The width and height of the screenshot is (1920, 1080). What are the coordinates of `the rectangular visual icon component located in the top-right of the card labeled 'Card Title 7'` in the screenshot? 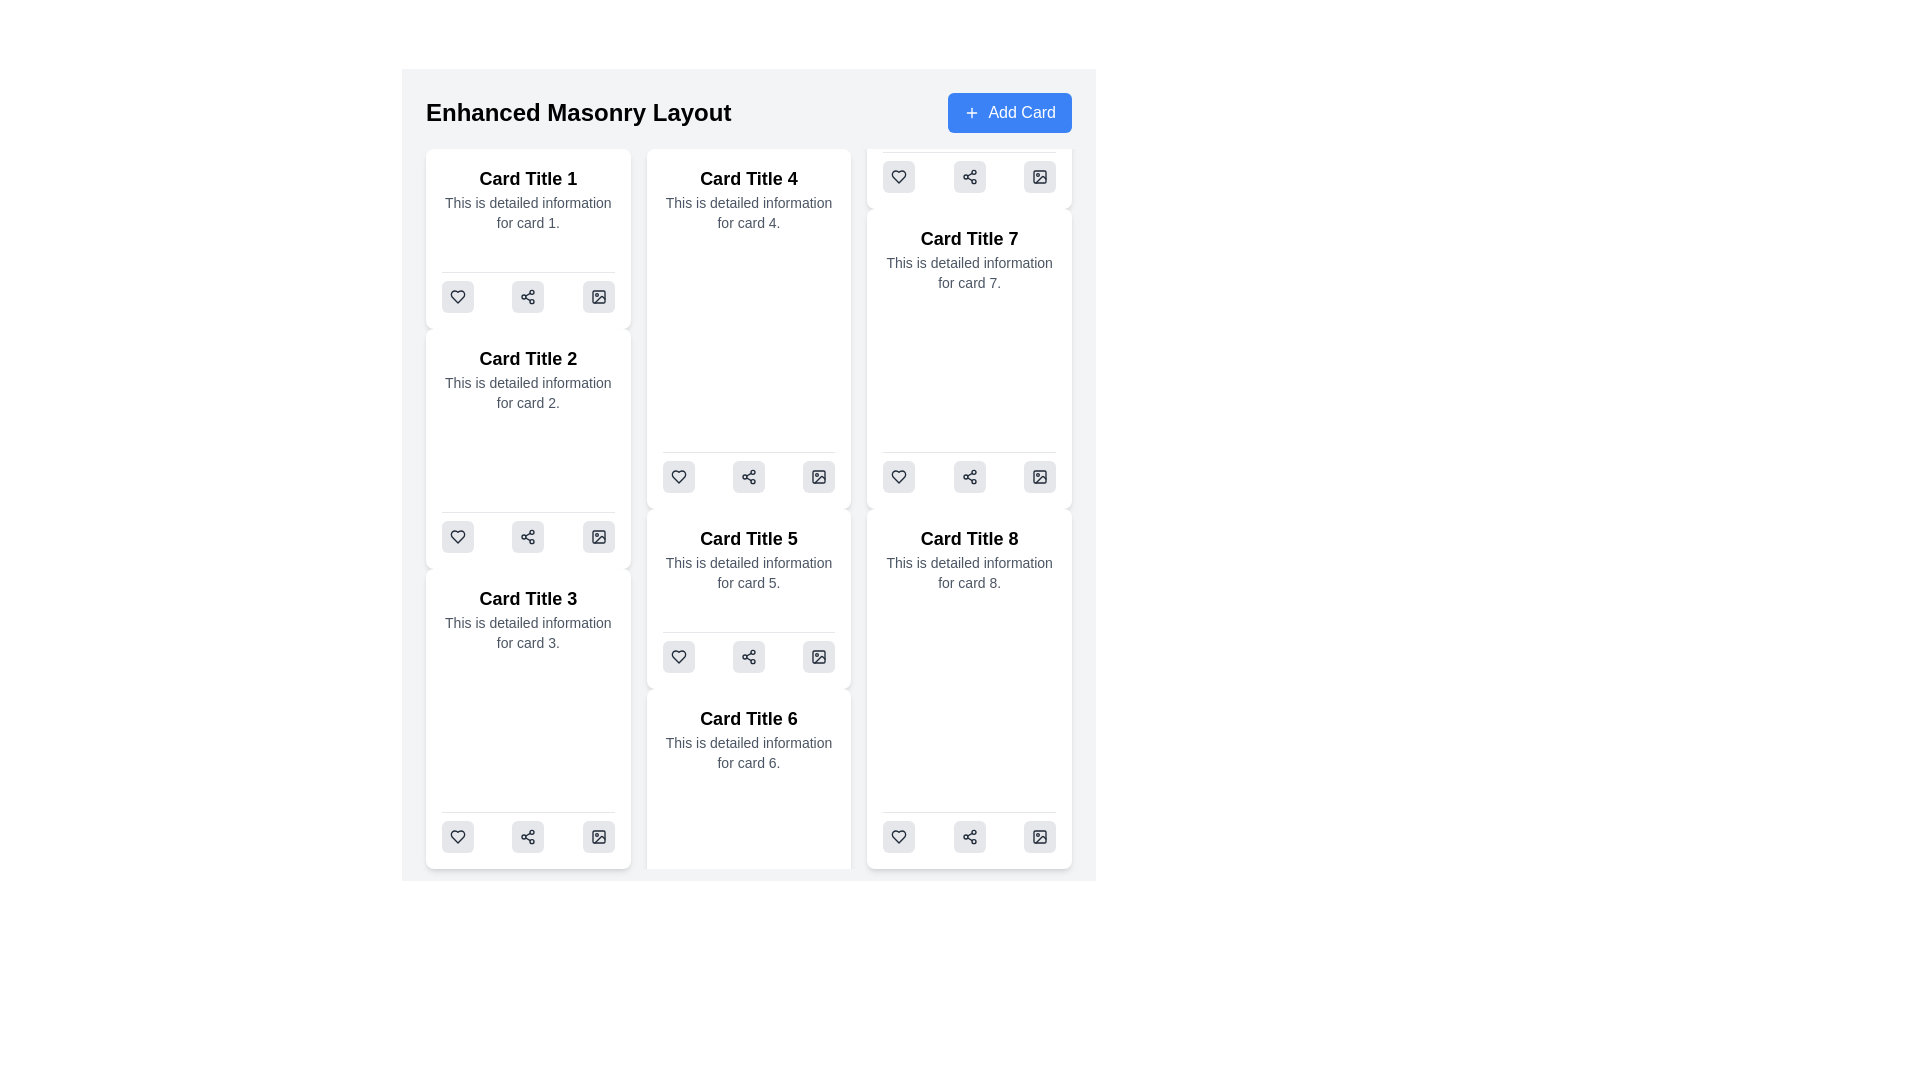 It's located at (1040, 176).